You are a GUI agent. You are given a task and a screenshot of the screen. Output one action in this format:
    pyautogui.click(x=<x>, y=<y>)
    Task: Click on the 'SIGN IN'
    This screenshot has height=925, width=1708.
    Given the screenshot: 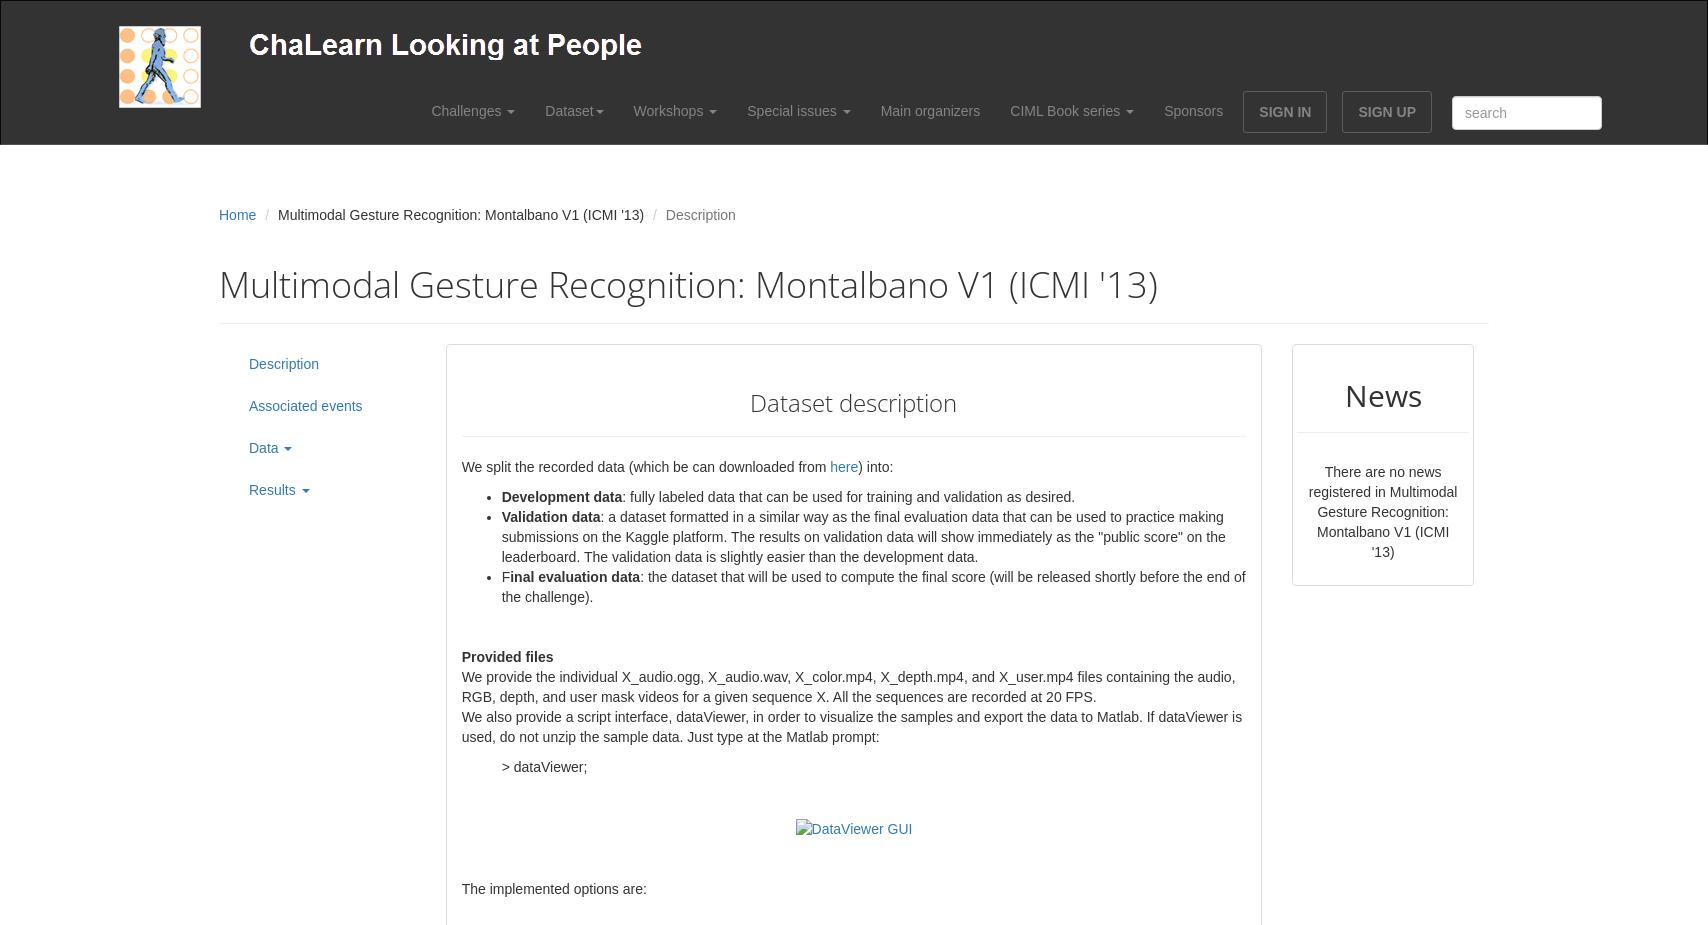 What is the action you would take?
    pyautogui.click(x=1284, y=111)
    